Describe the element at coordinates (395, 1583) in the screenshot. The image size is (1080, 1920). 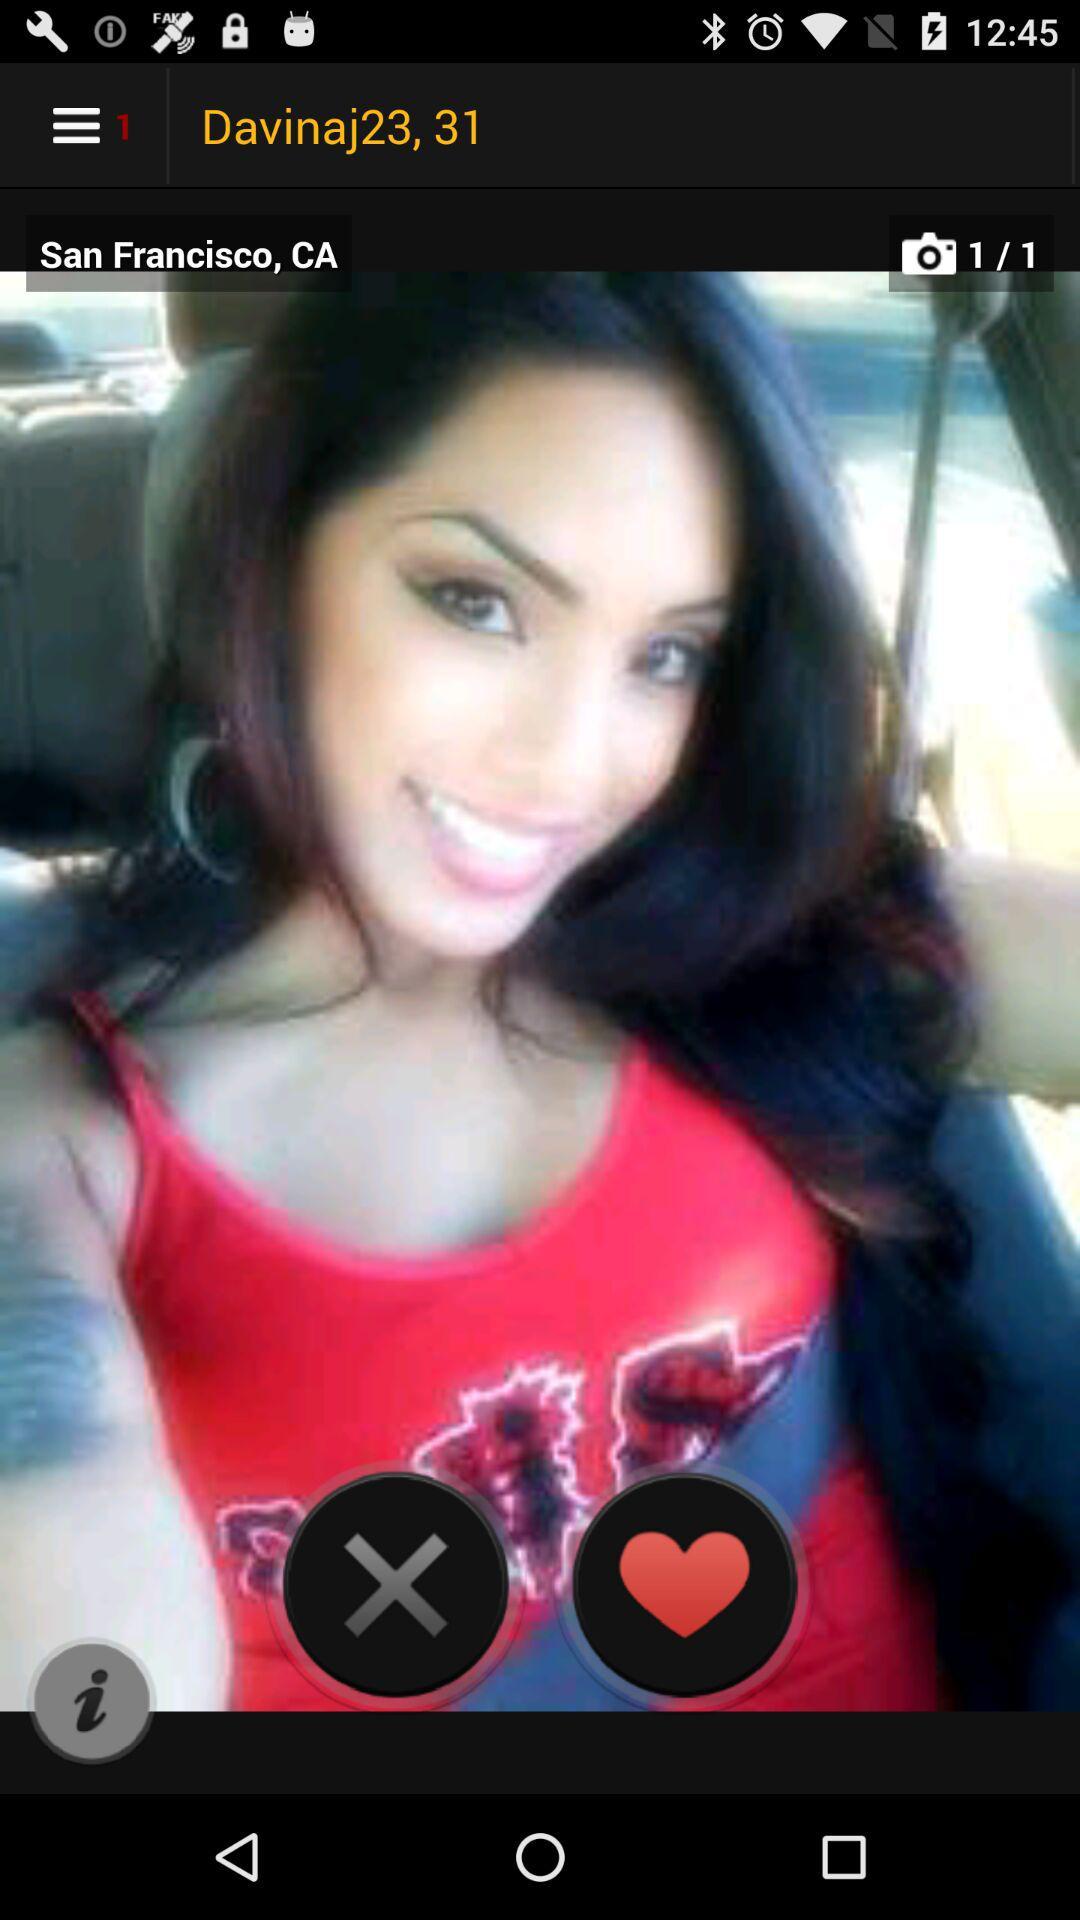
I see `next picture` at that location.